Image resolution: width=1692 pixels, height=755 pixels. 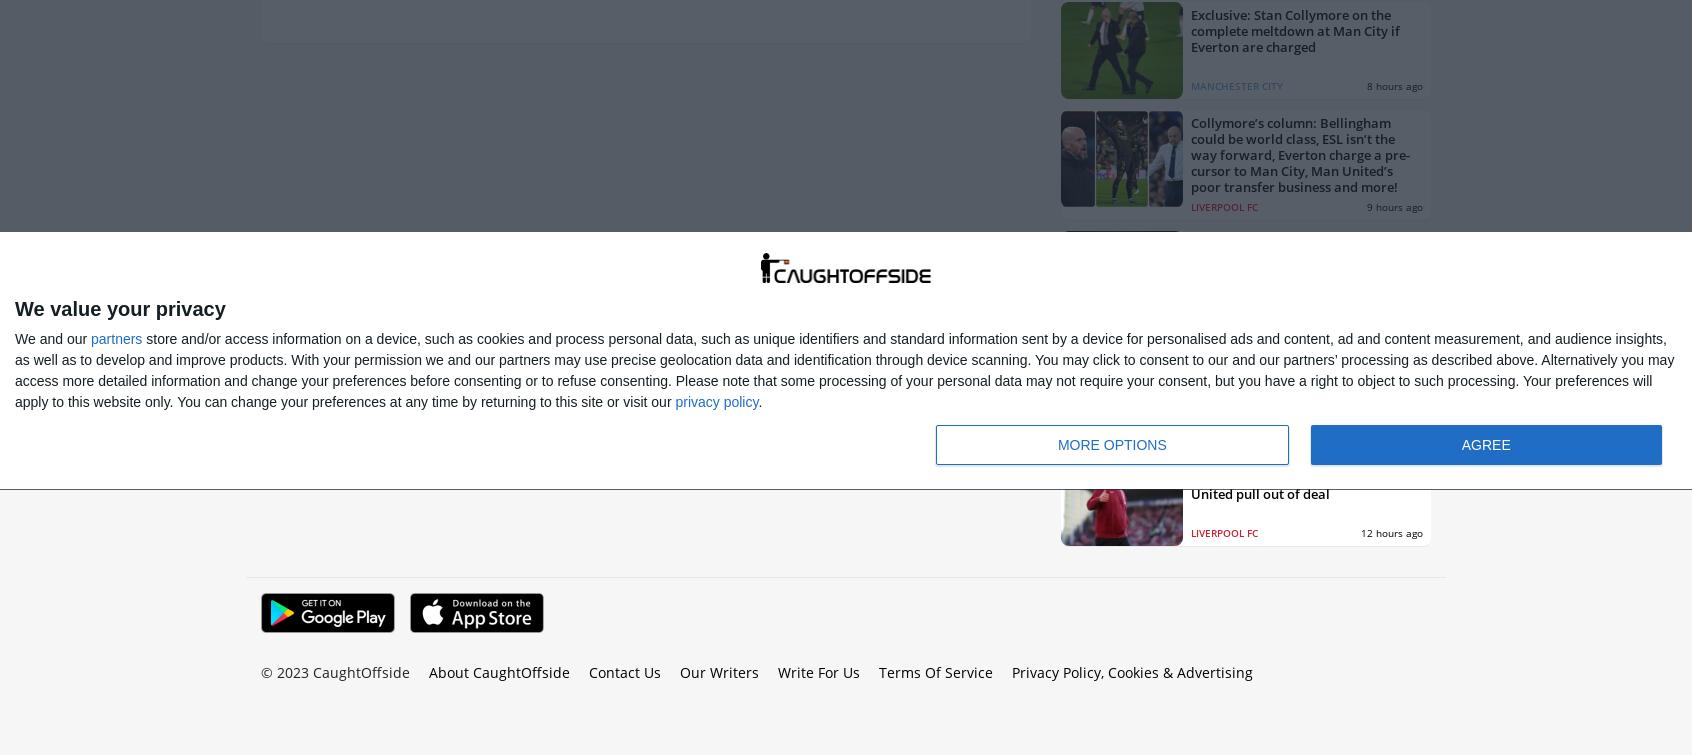 What do you see at coordinates (1287, 260) in the screenshot?
I see `'VIDEO: Leeds winger Dan James shows frustration as Bamford missed the penalty'` at bounding box center [1287, 260].